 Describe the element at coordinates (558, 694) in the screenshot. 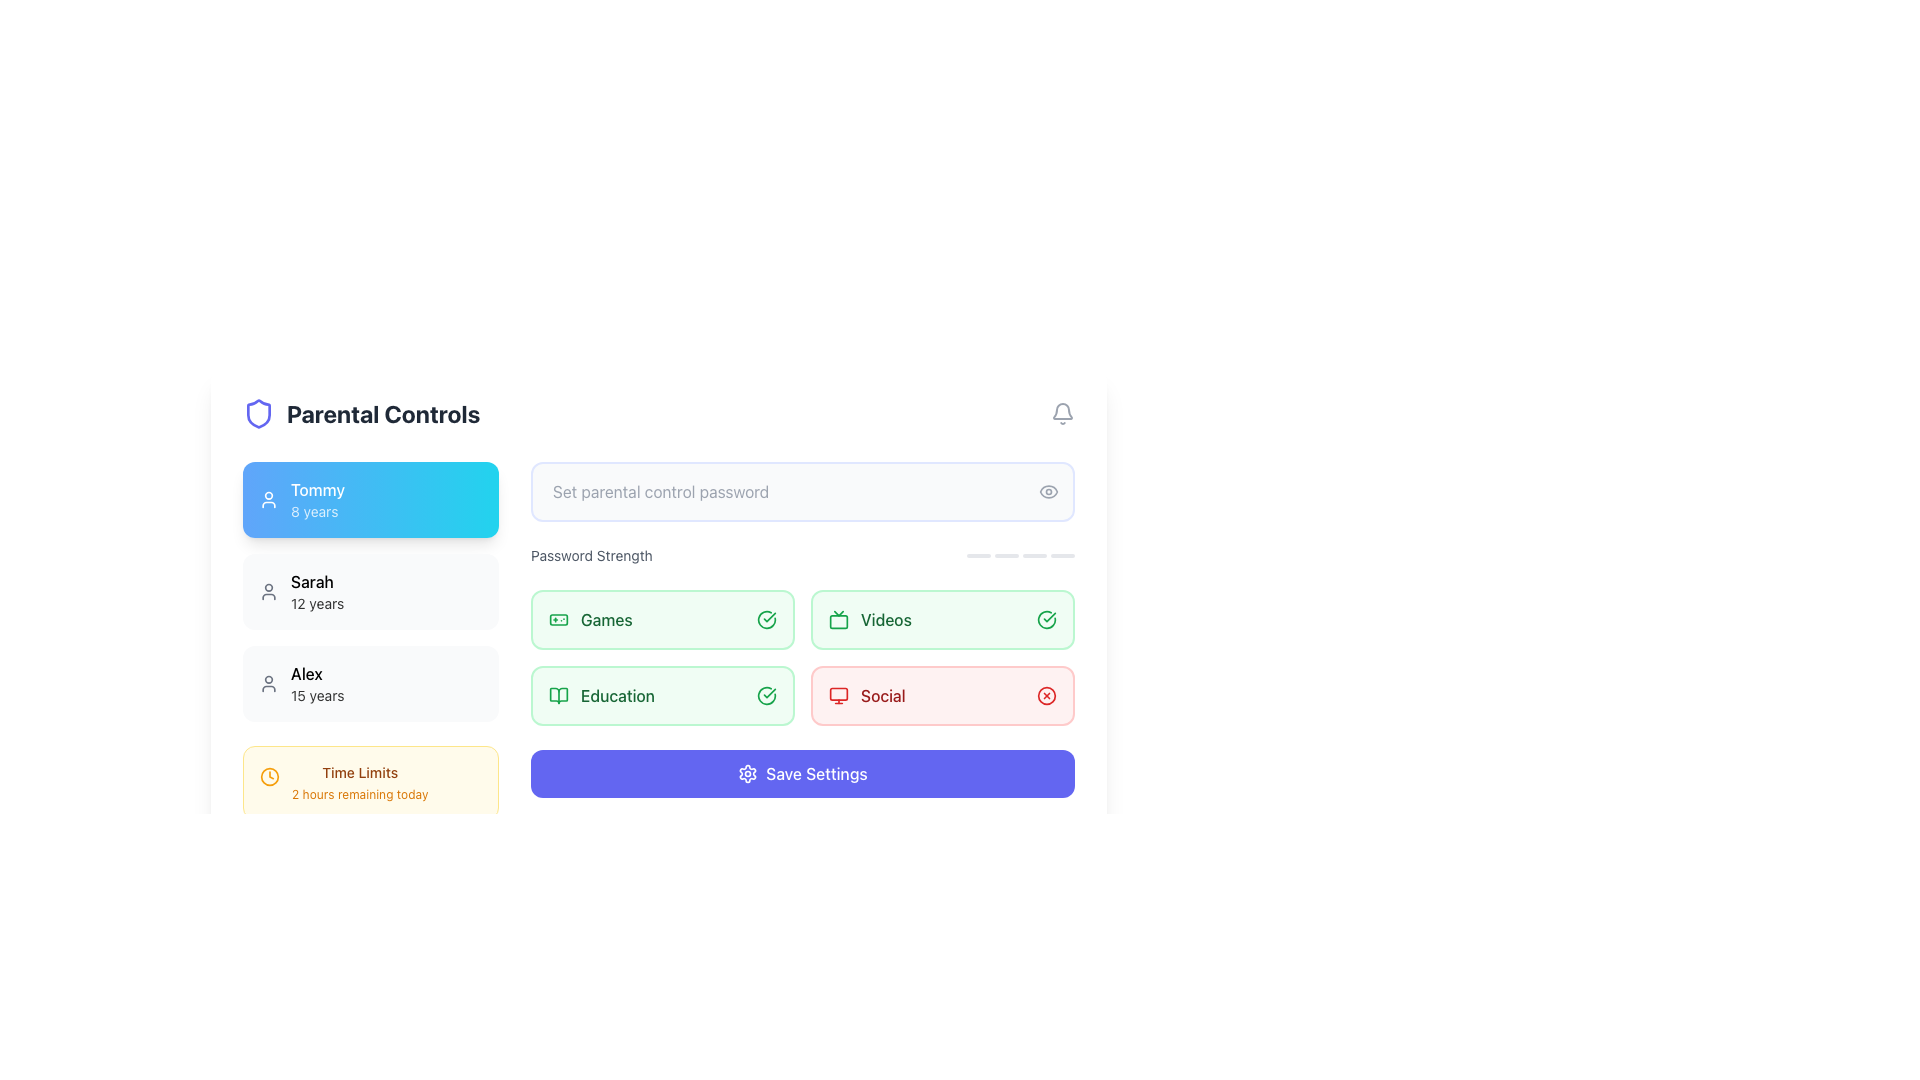

I see `the 'Education' icon located in the first column of the second row within the 'Password Strength' card, which represents educational content settings` at that location.